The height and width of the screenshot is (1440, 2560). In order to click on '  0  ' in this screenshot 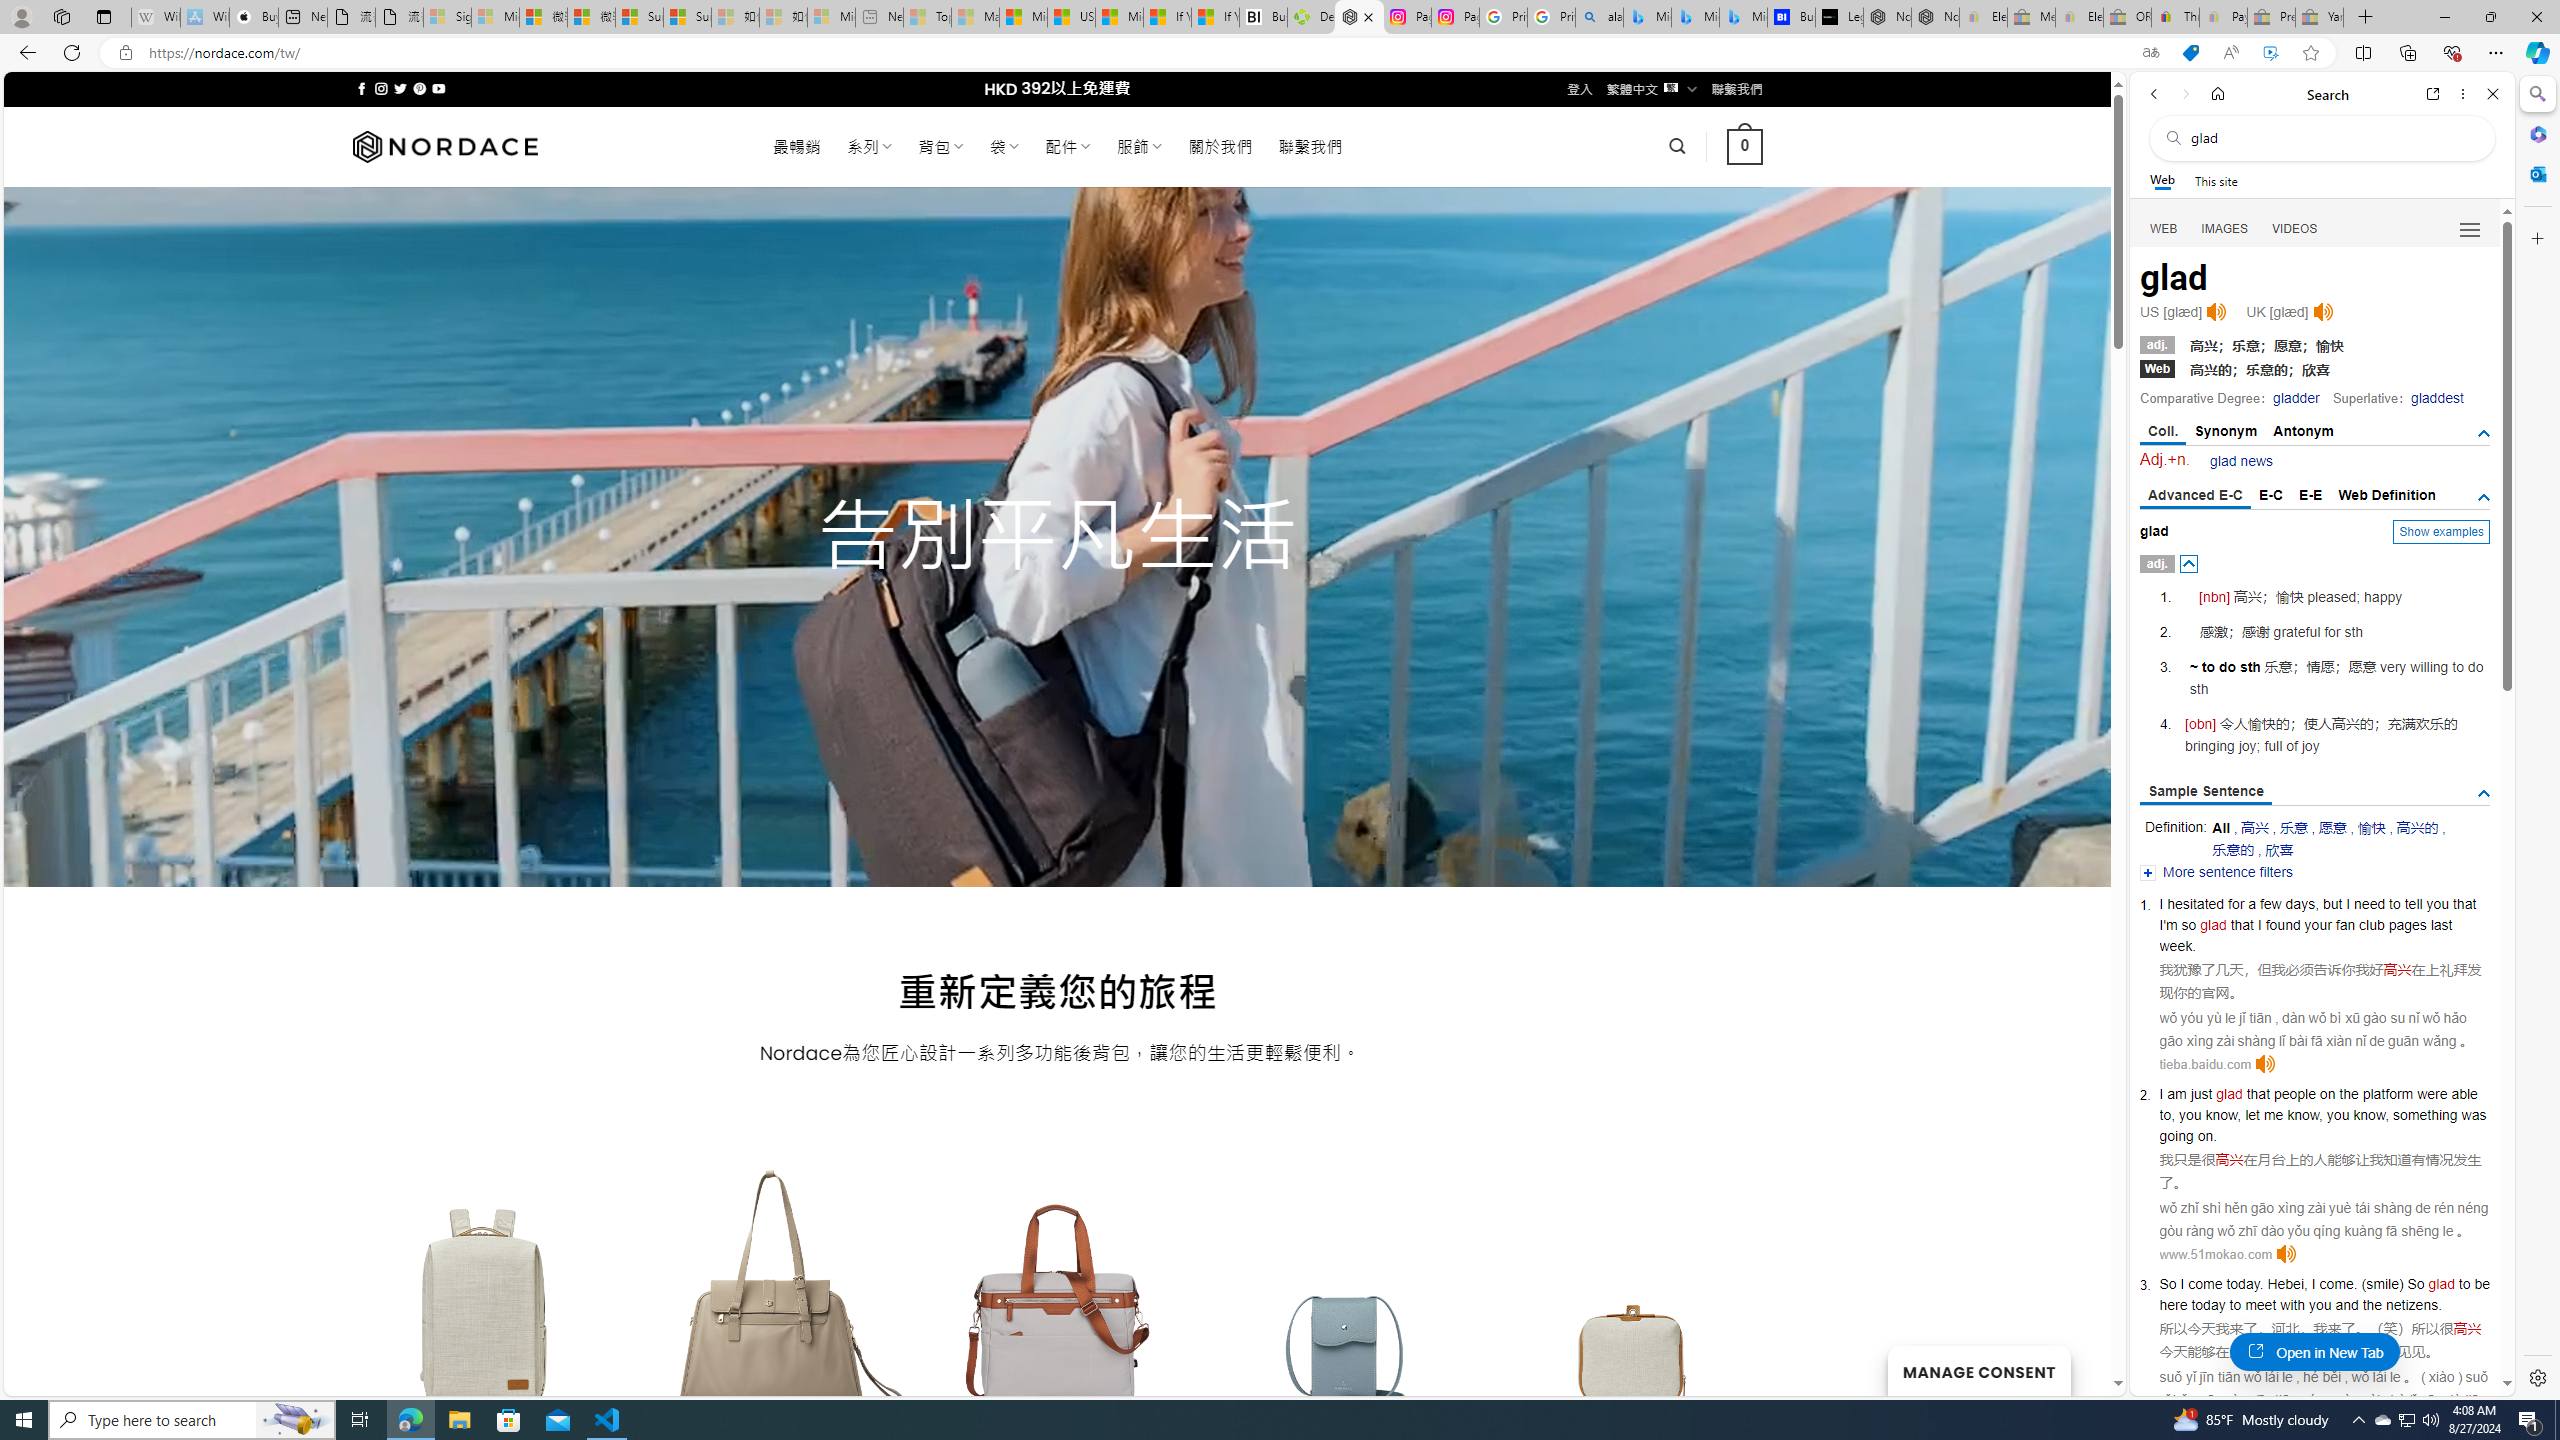, I will do `click(1744, 145)`.